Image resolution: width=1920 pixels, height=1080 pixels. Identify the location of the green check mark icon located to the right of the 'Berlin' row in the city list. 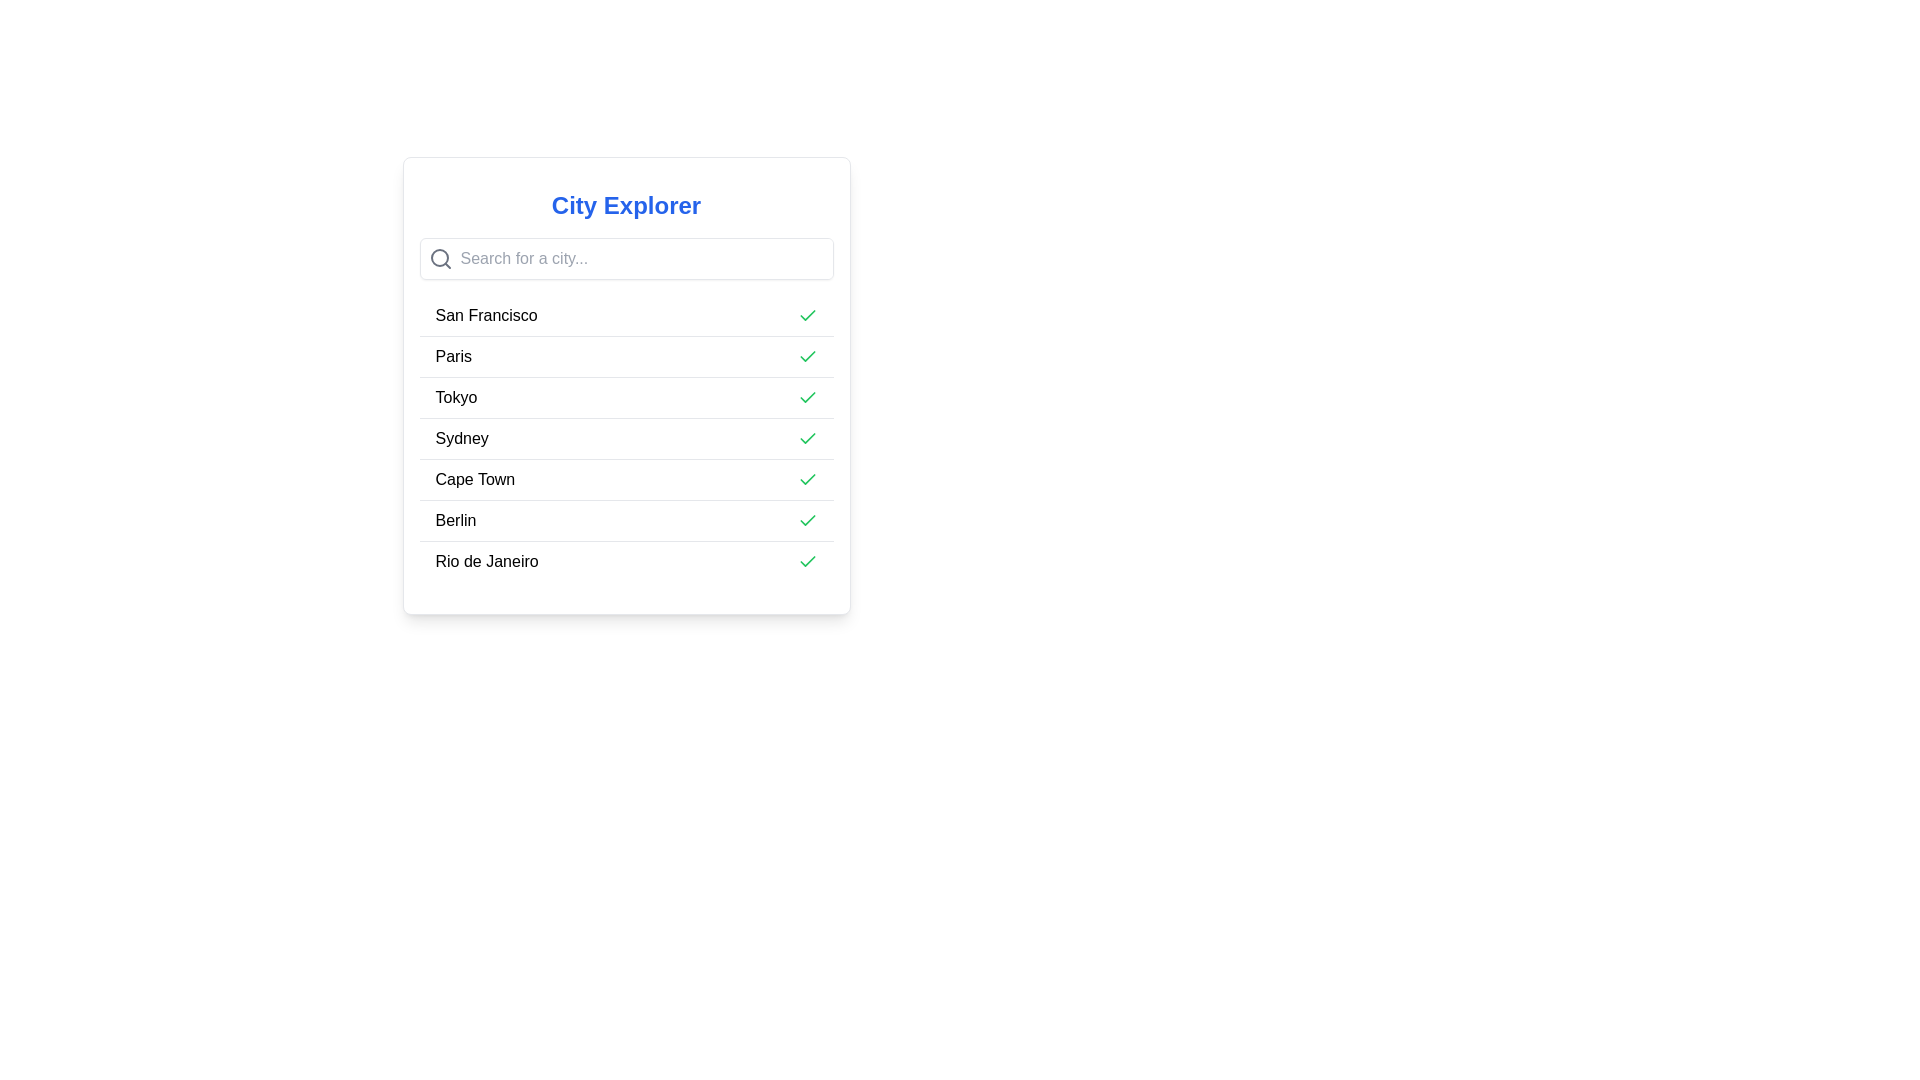
(807, 561).